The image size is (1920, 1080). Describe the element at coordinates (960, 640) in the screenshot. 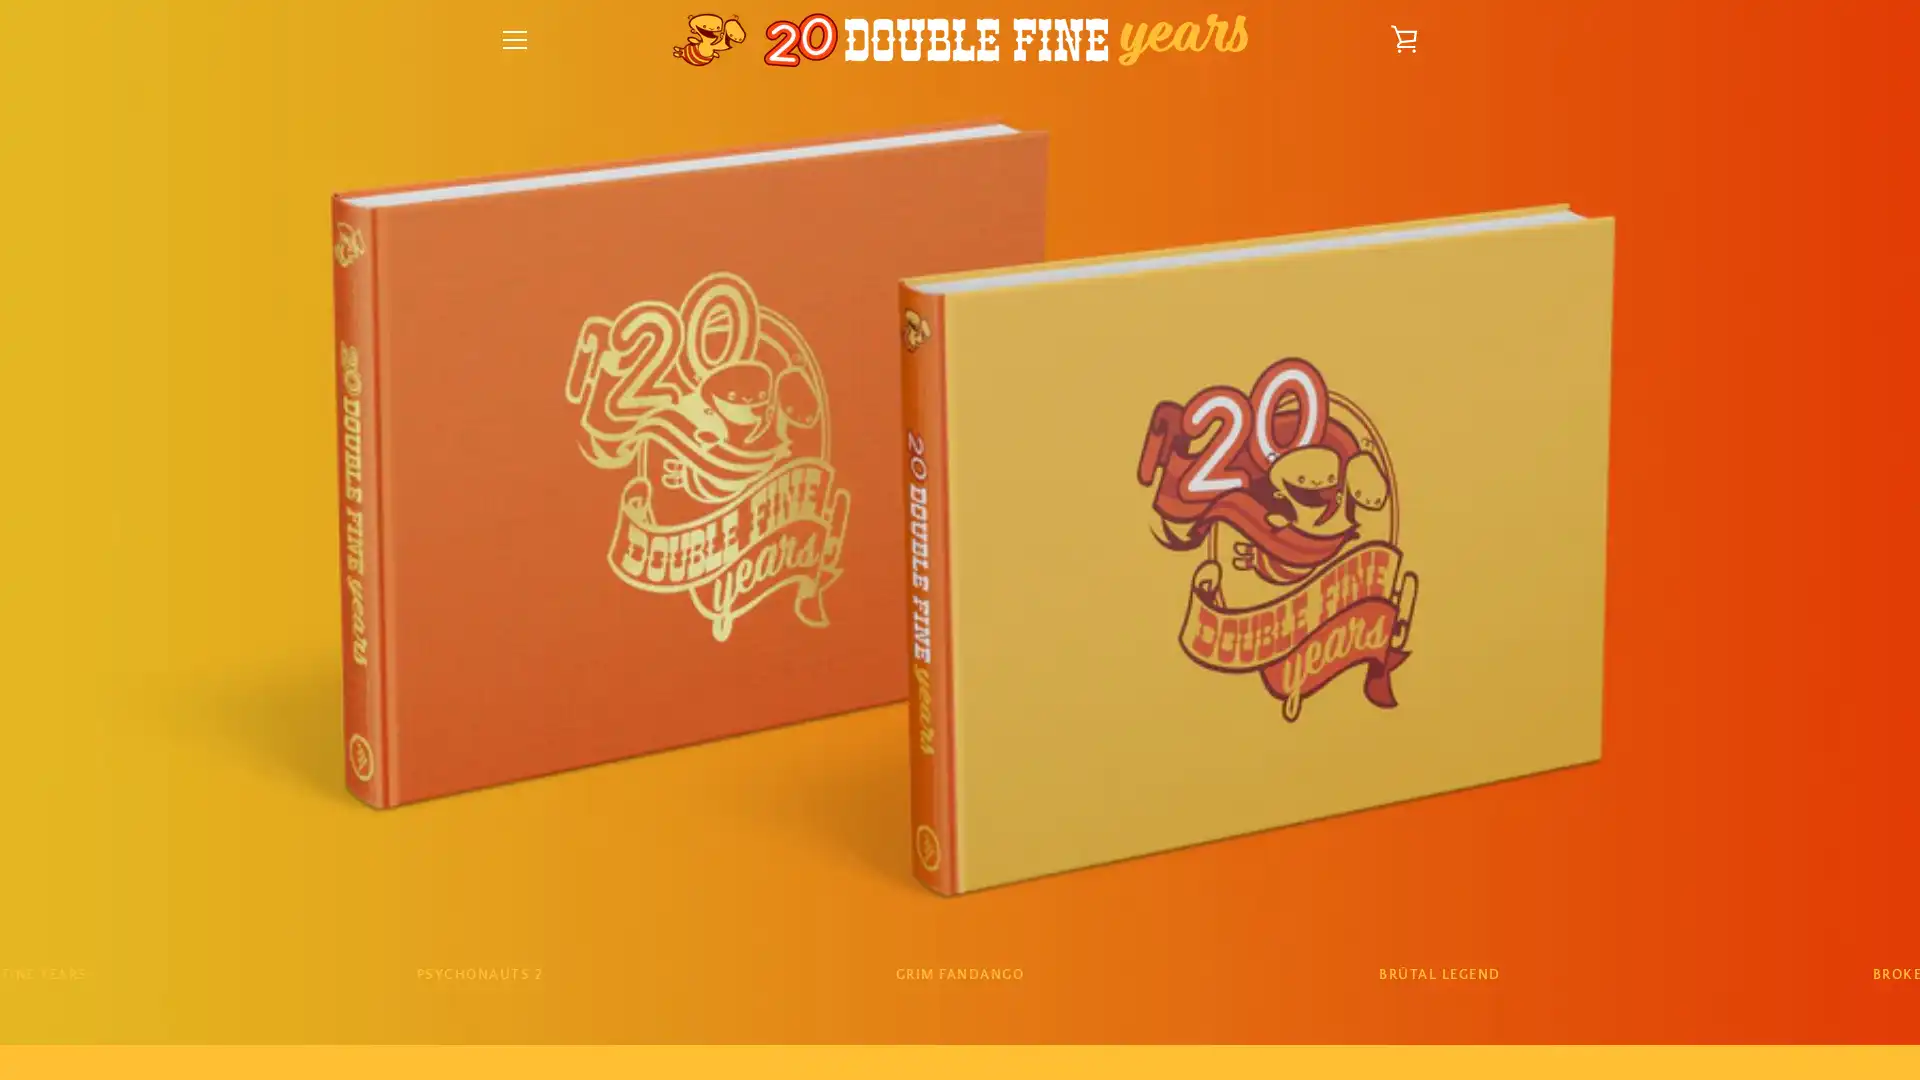

I see `Shop now` at that location.